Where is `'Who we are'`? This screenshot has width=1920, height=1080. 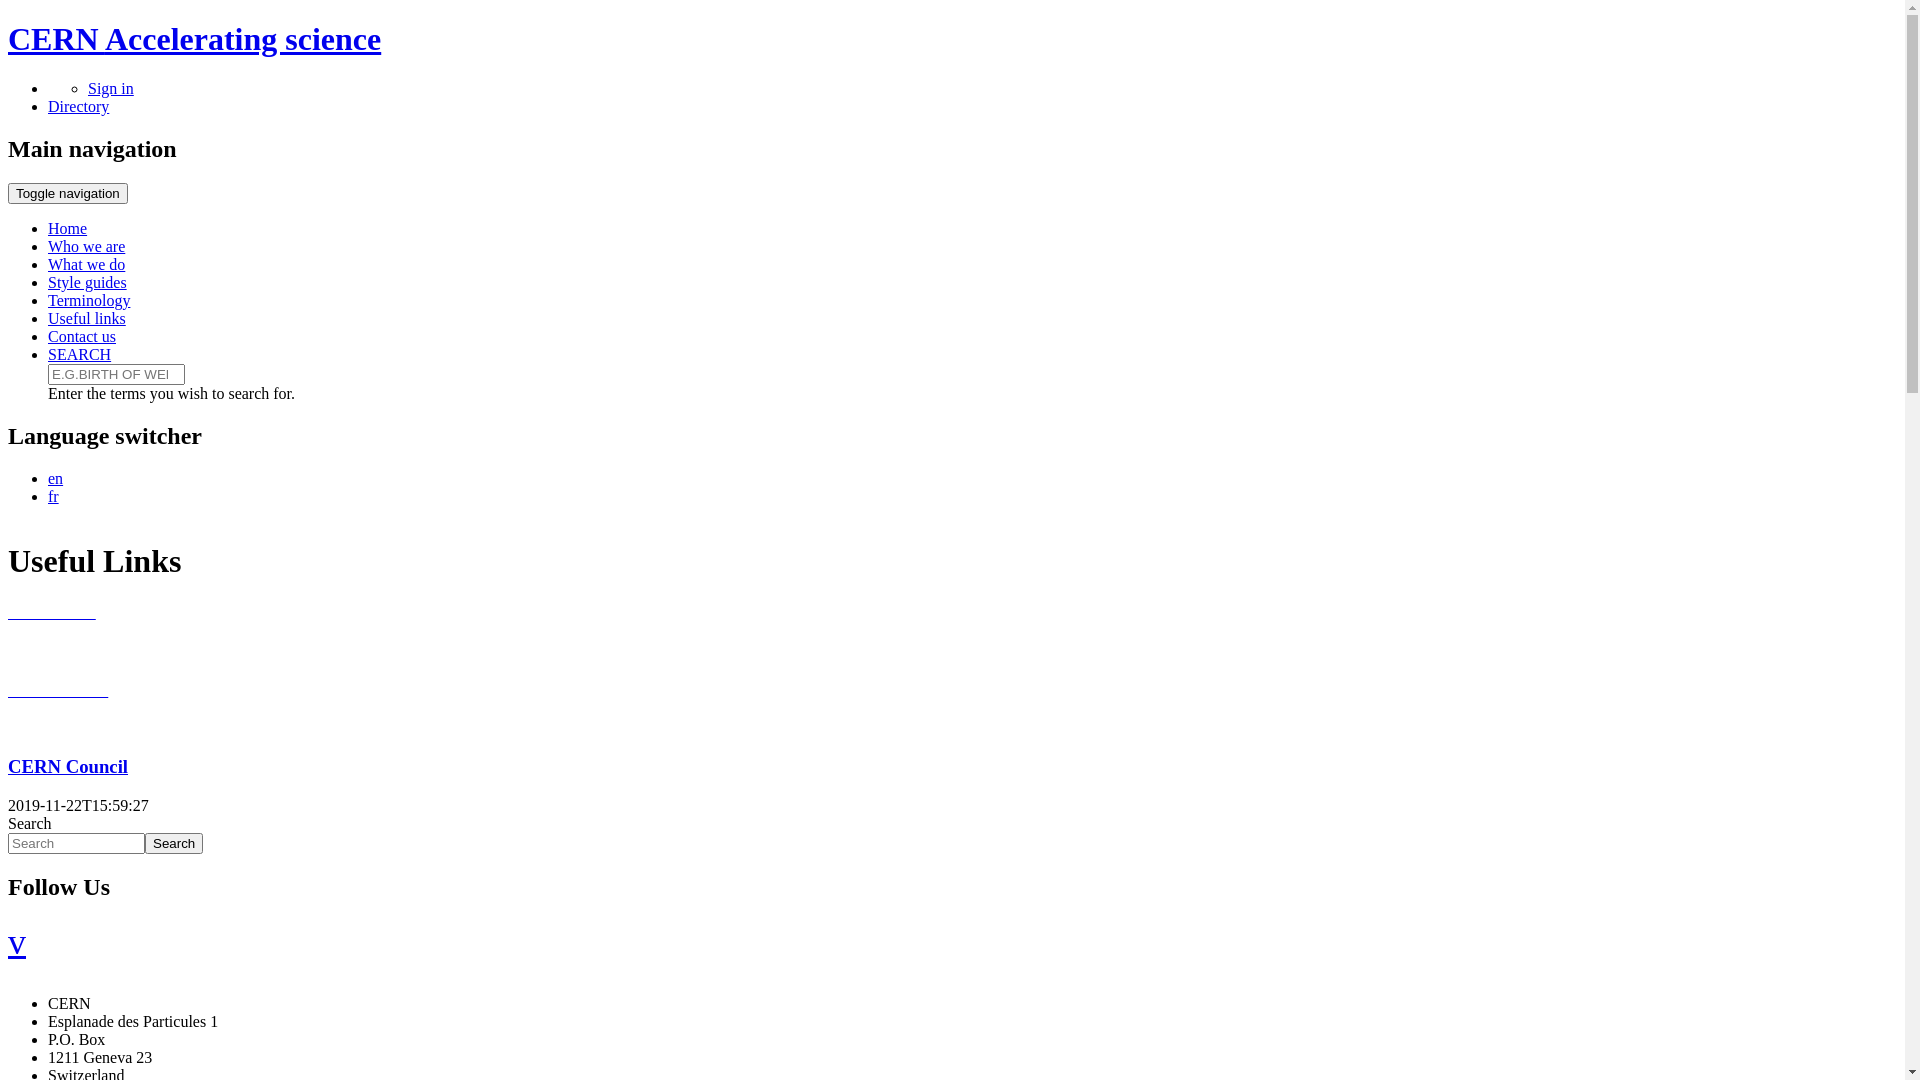 'Who we are' is located at coordinates (85, 245).